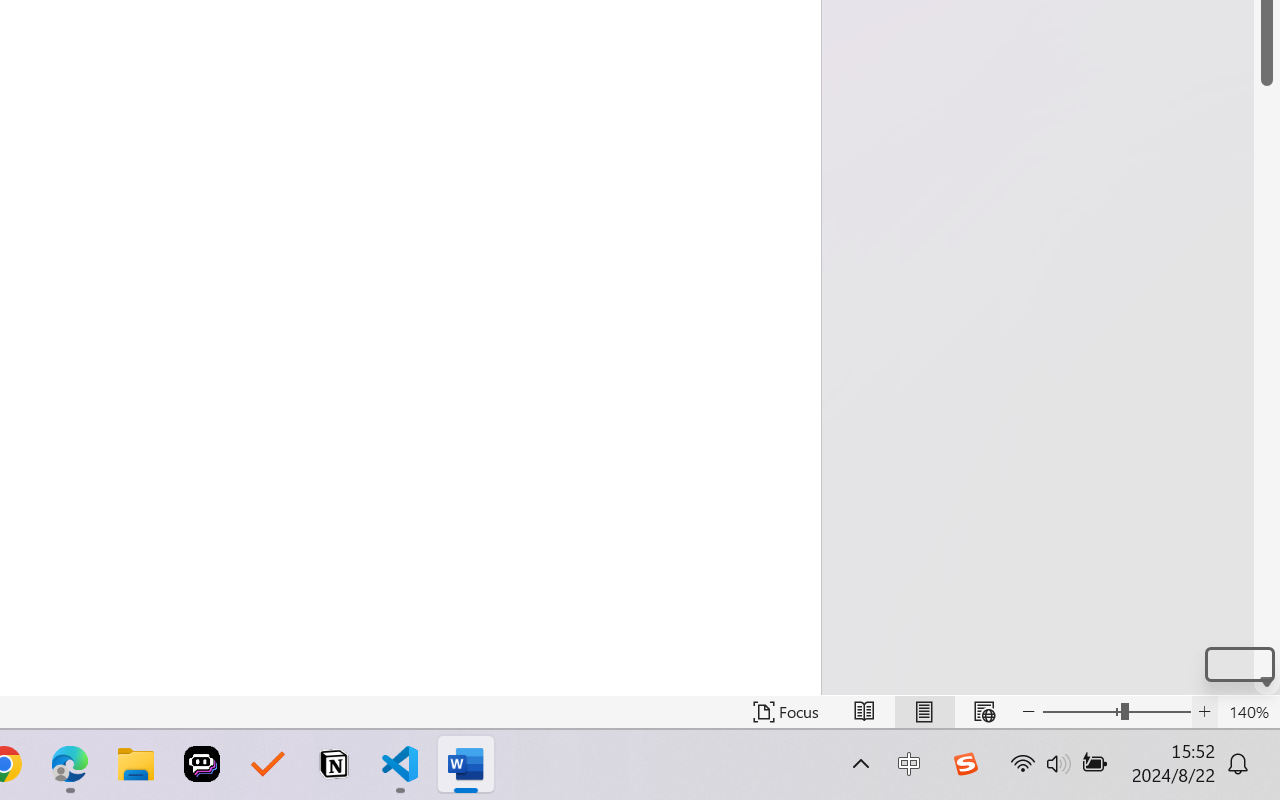  What do you see at coordinates (864, 711) in the screenshot?
I see `'Read Mode'` at bounding box center [864, 711].